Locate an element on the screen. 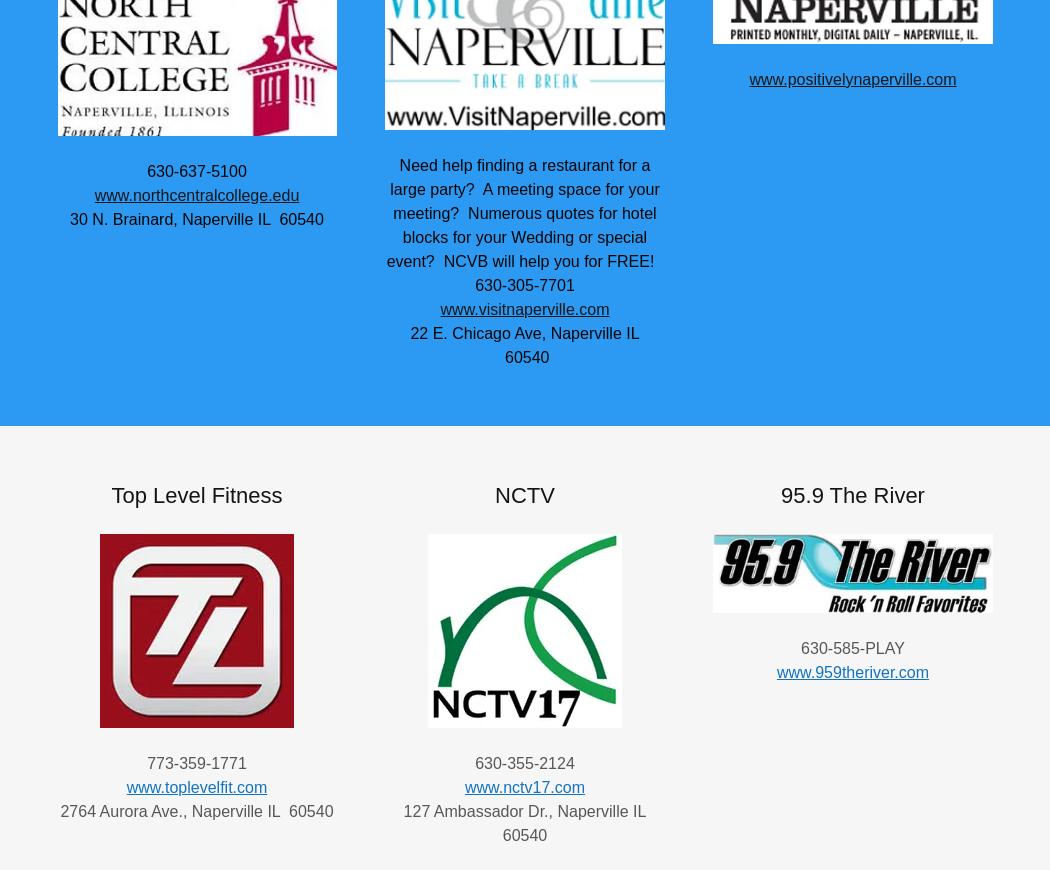 Image resolution: width=1050 pixels, height=870 pixels. 'www.positivelynaperville.com' is located at coordinates (852, 77).